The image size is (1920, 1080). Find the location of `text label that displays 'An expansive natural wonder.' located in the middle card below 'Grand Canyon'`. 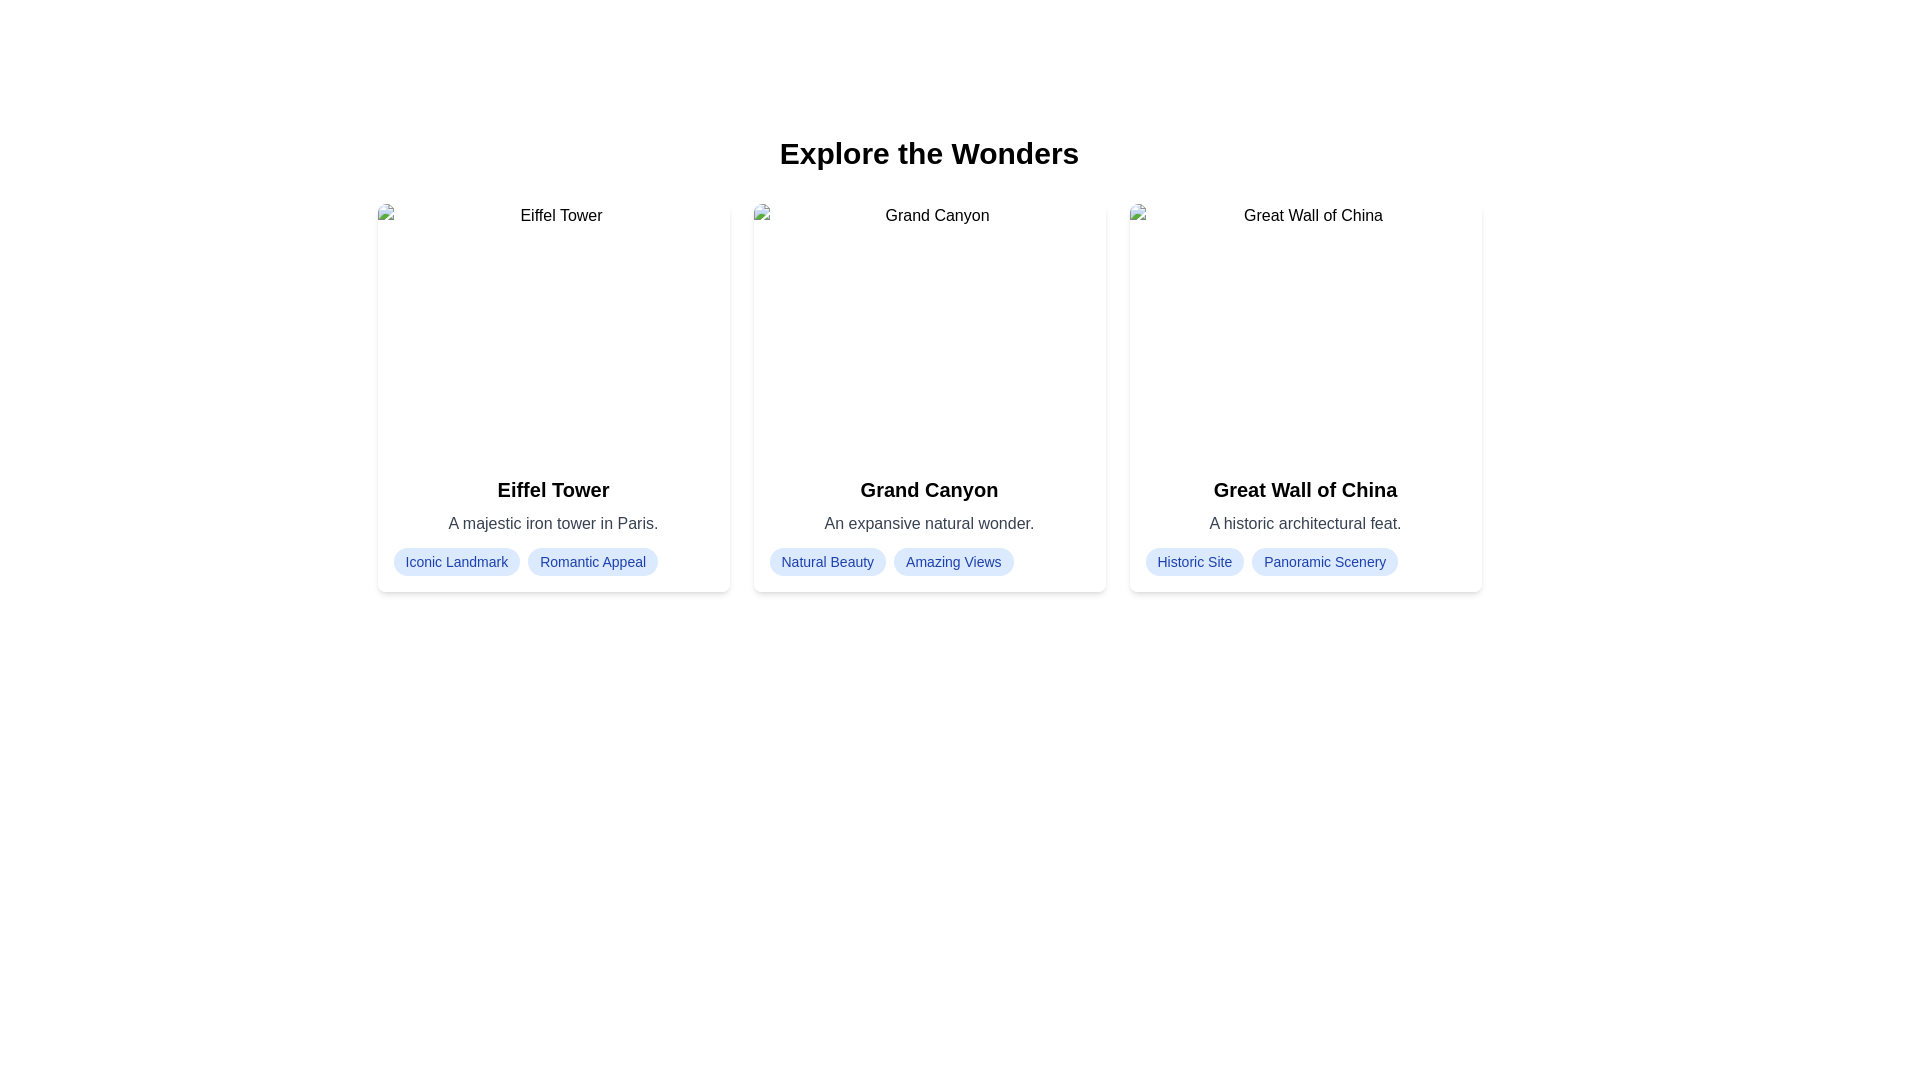

text label that displays 'An expansive natural wonder.' located in the middle card below 'Grand Canyon' is located at coordinates (928, 523).